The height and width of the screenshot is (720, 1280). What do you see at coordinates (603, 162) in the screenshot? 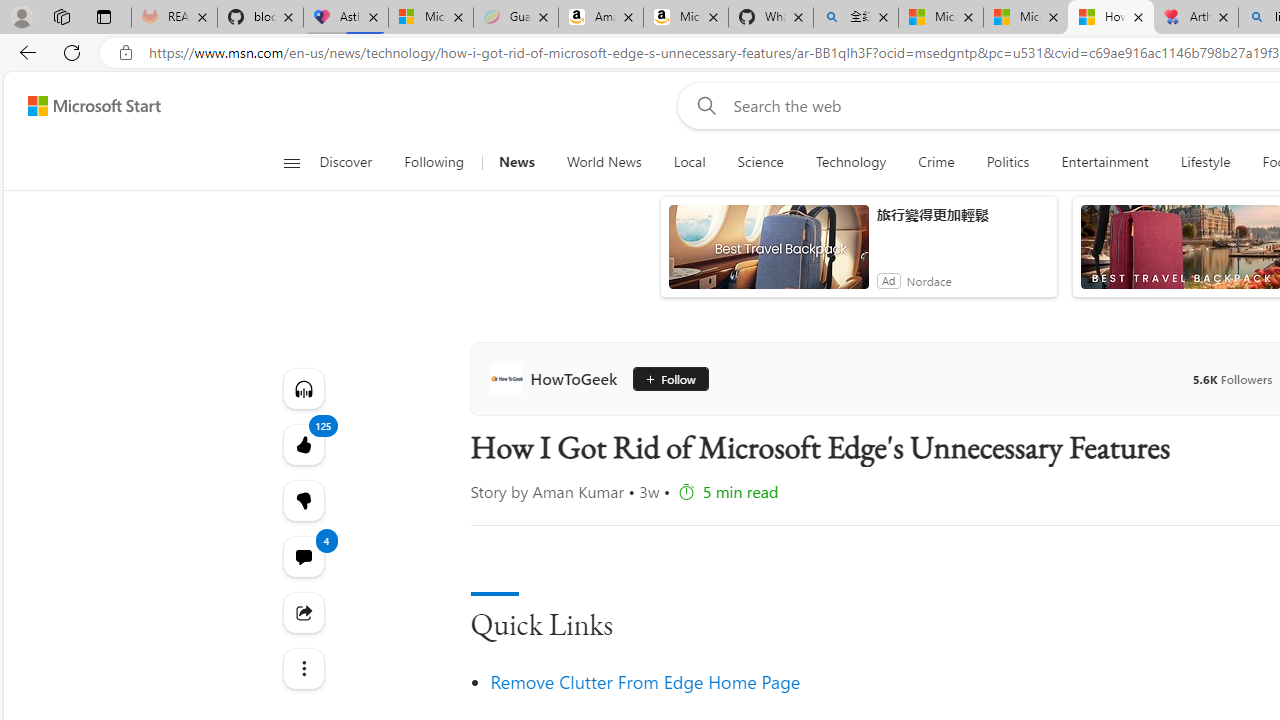
I see `'World News'` at bounding box center [603, 162].